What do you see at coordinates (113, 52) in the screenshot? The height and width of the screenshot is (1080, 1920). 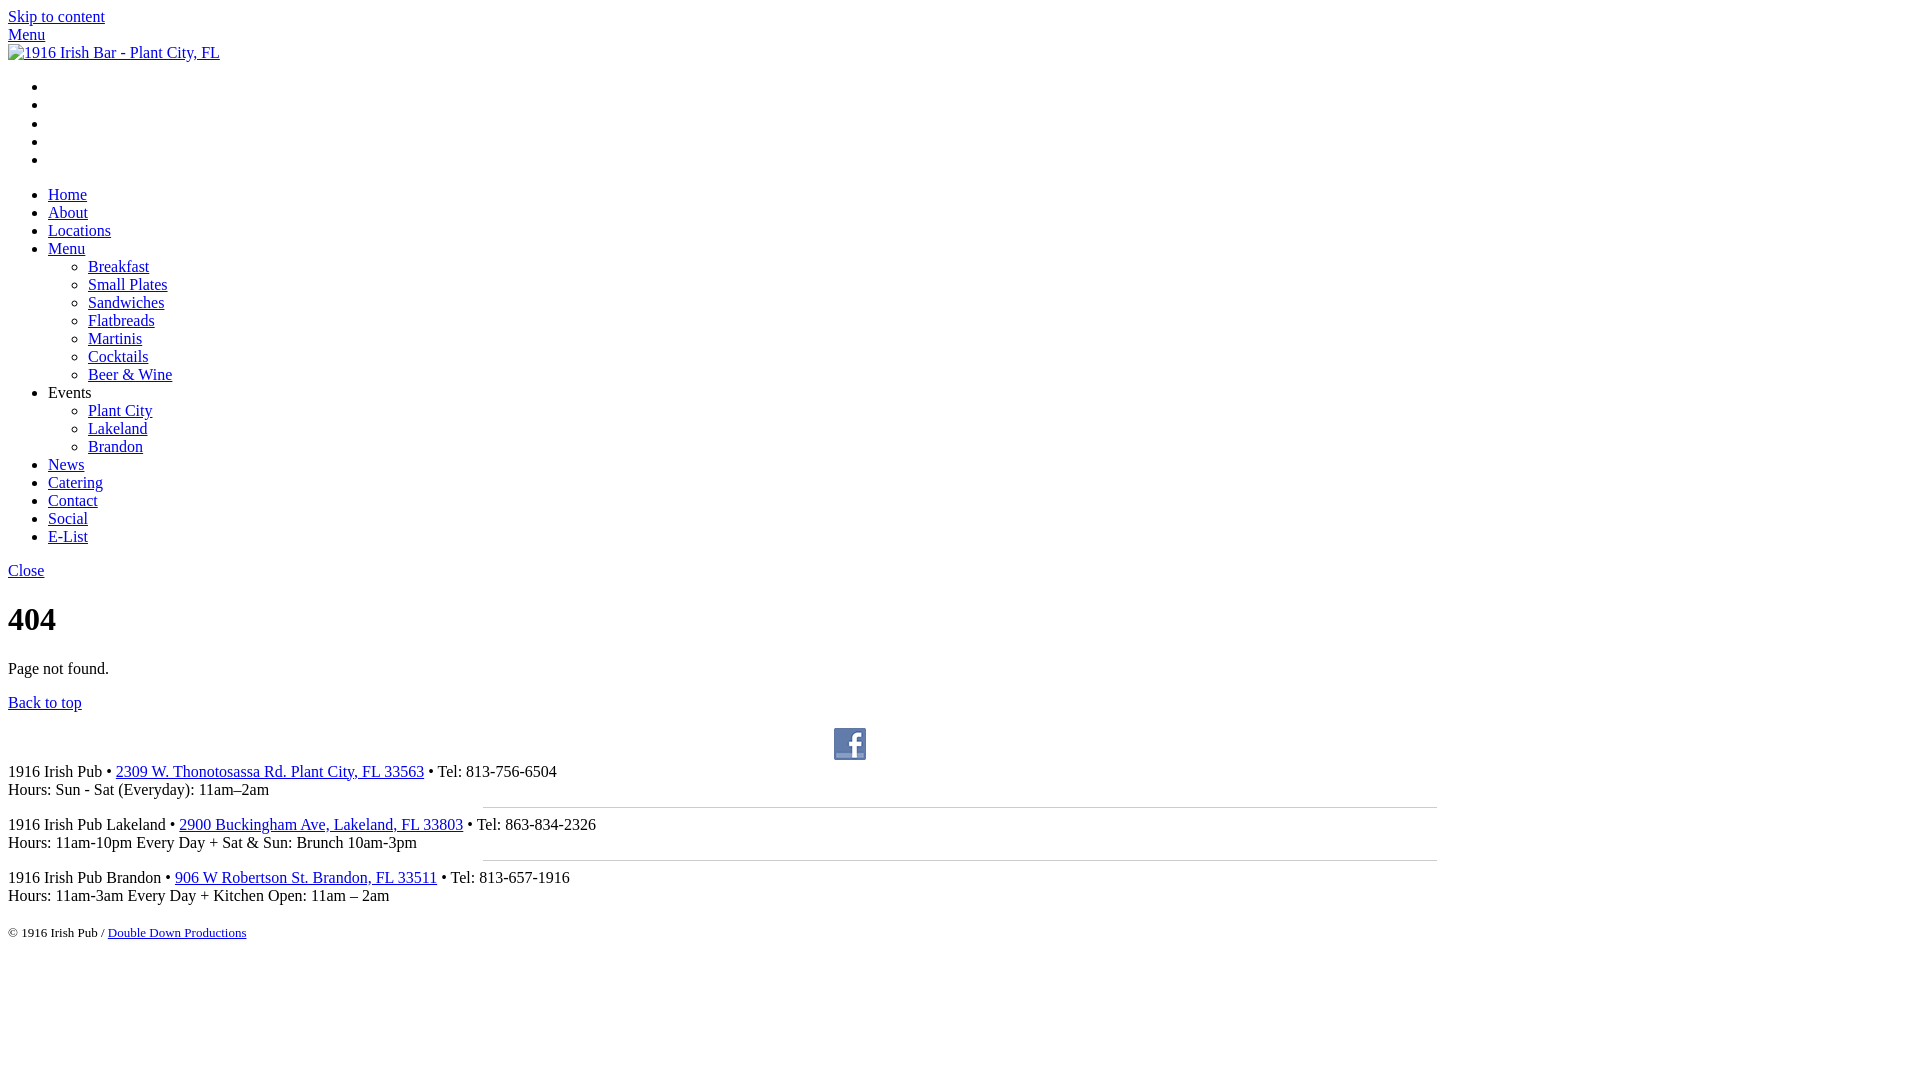 I see `'NineteenSixteen_2'` at bounding box center [113, 52].